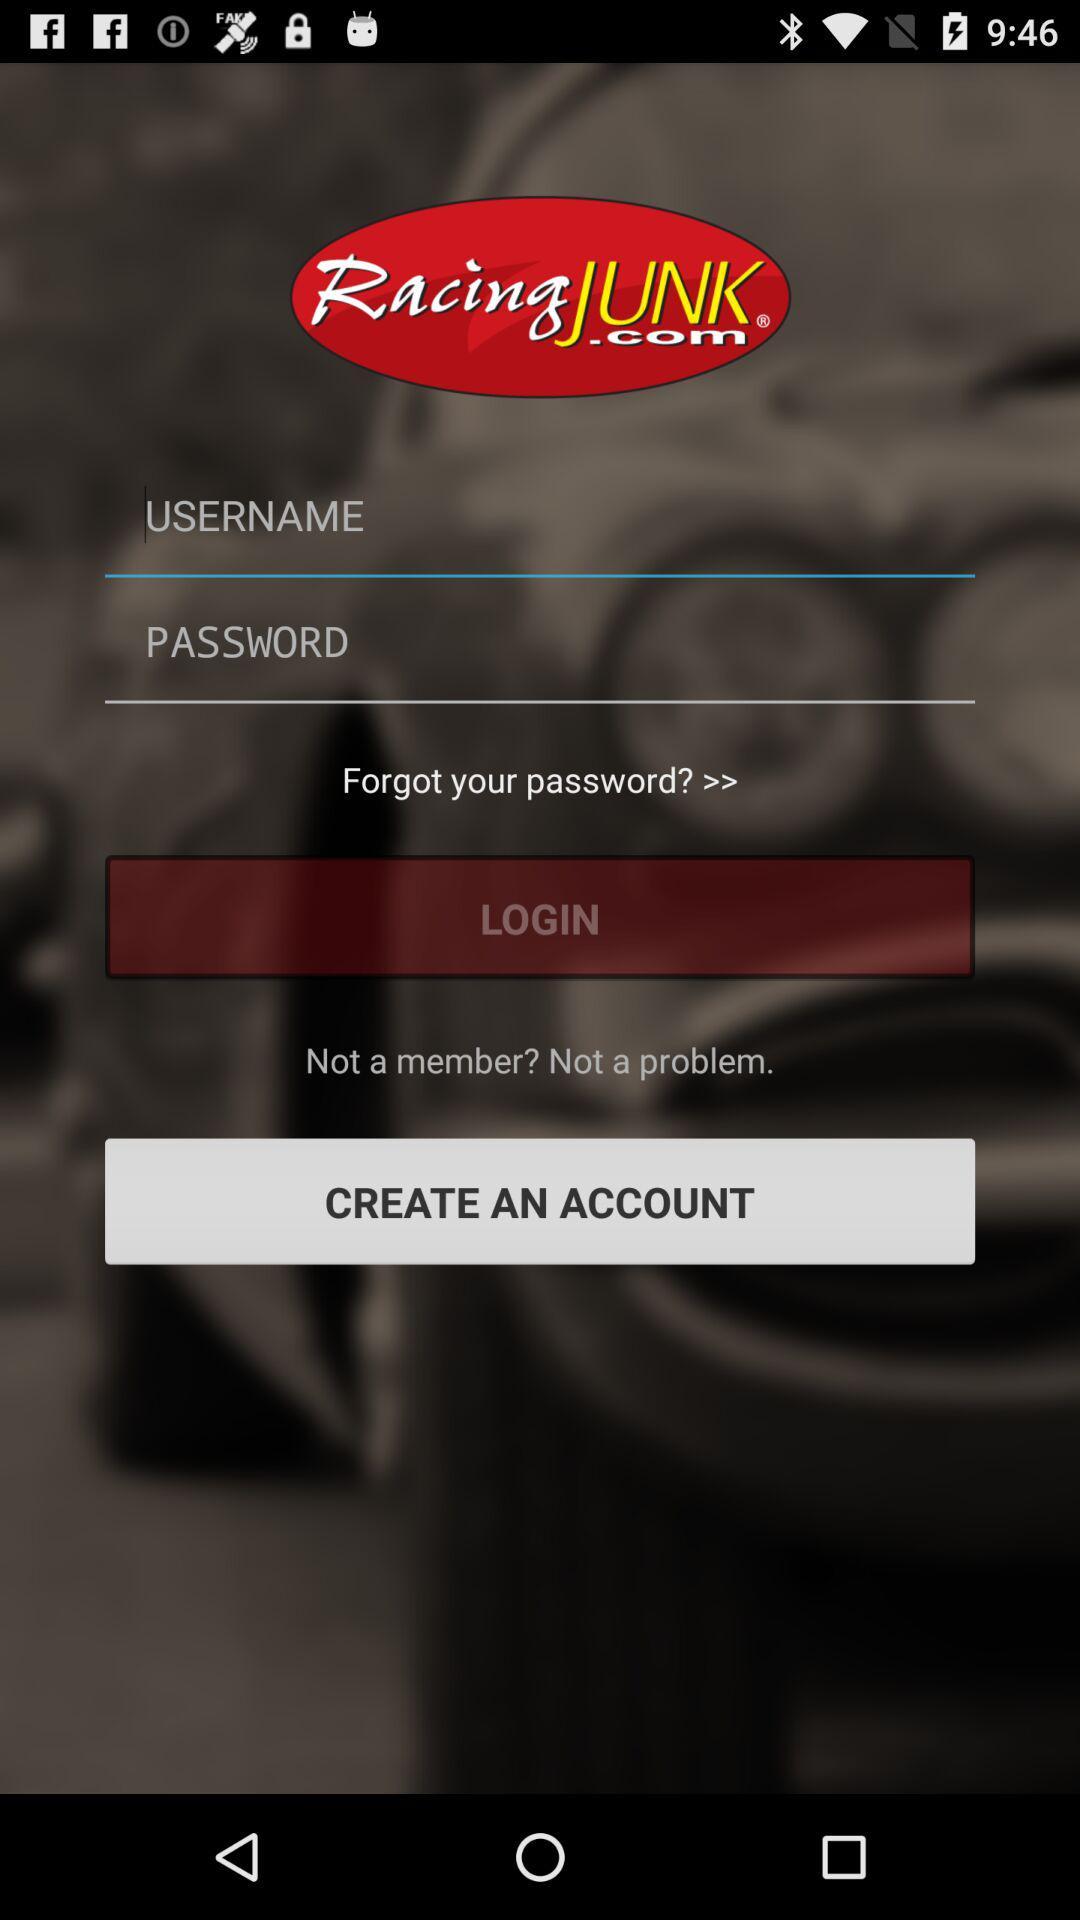 This screenshot has width=1080, height=1920. What do you see at coordinates (540, 640) in the screenshot?
I see `password column` at bounding box center [540, 640].